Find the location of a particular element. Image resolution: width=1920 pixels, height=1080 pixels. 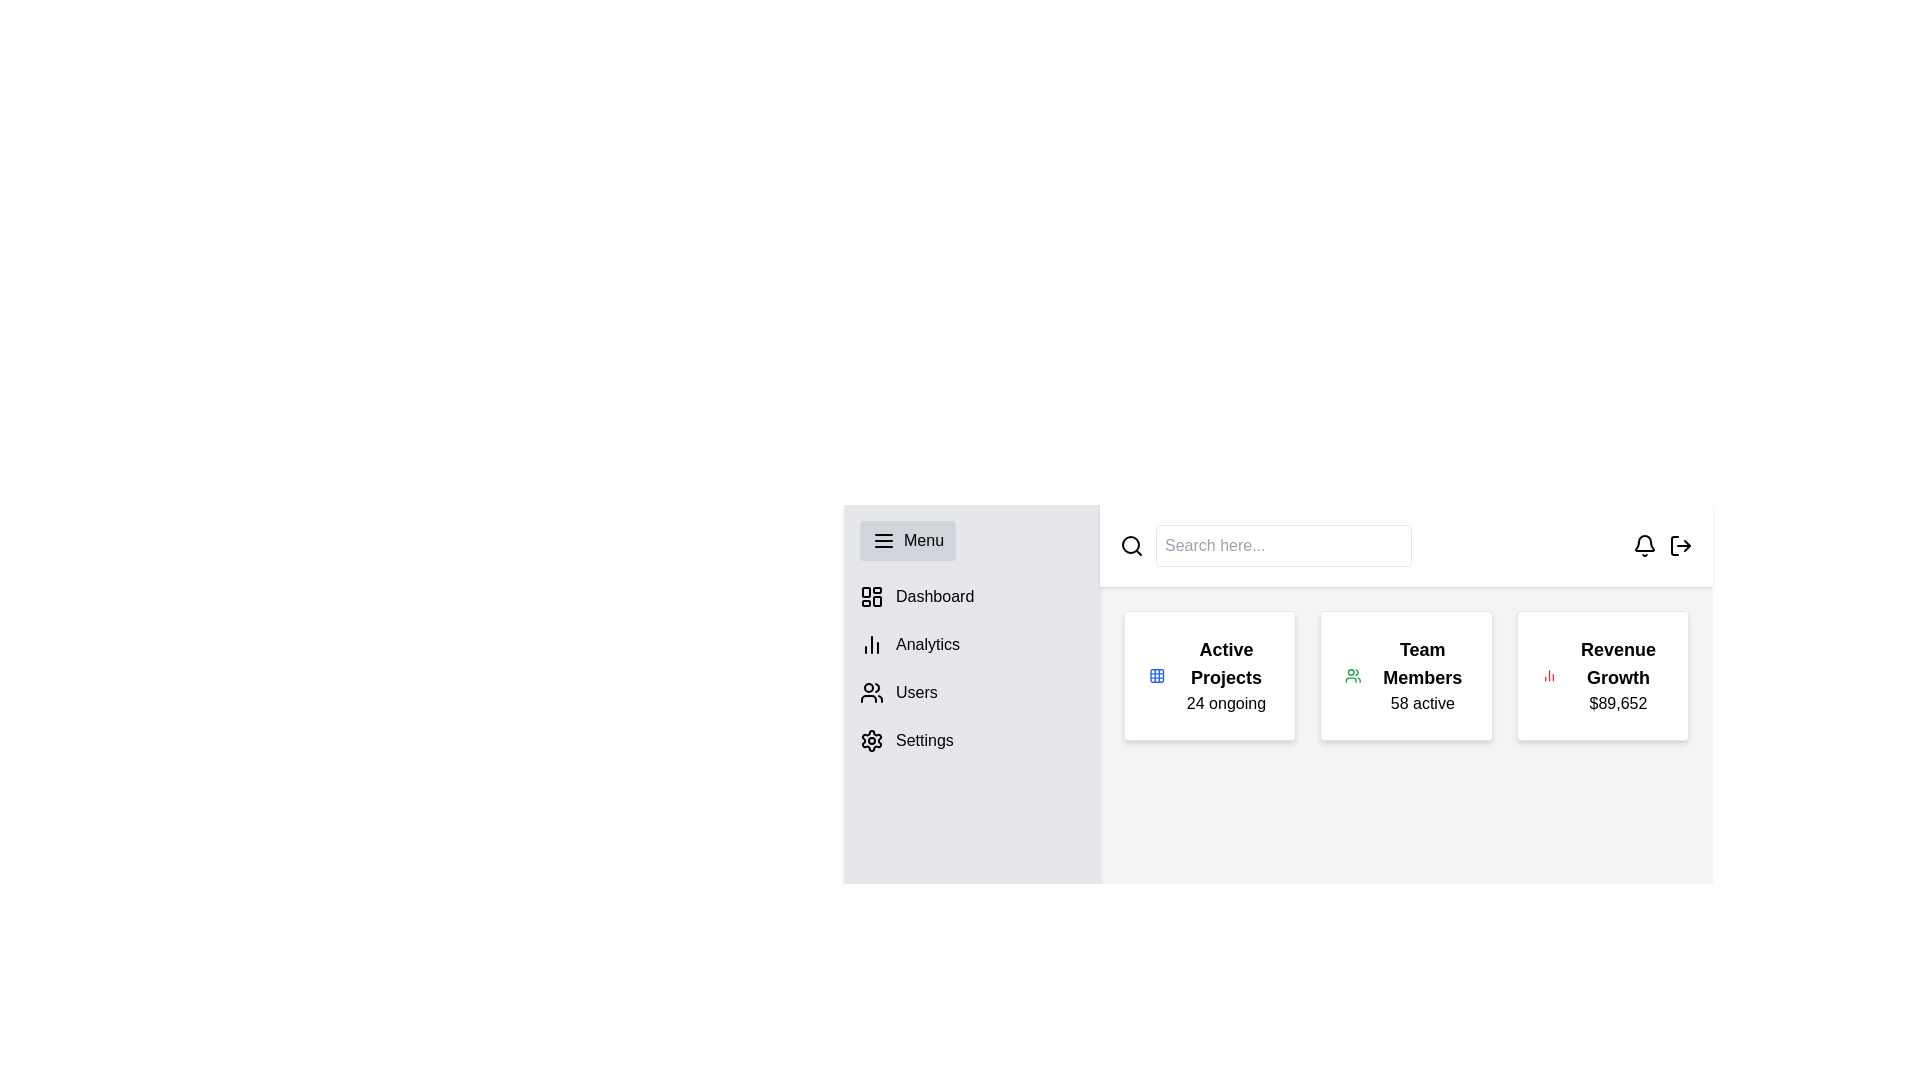

the 'Users' text label in the sidebar navigation menu is located at coordinates (915, 692).